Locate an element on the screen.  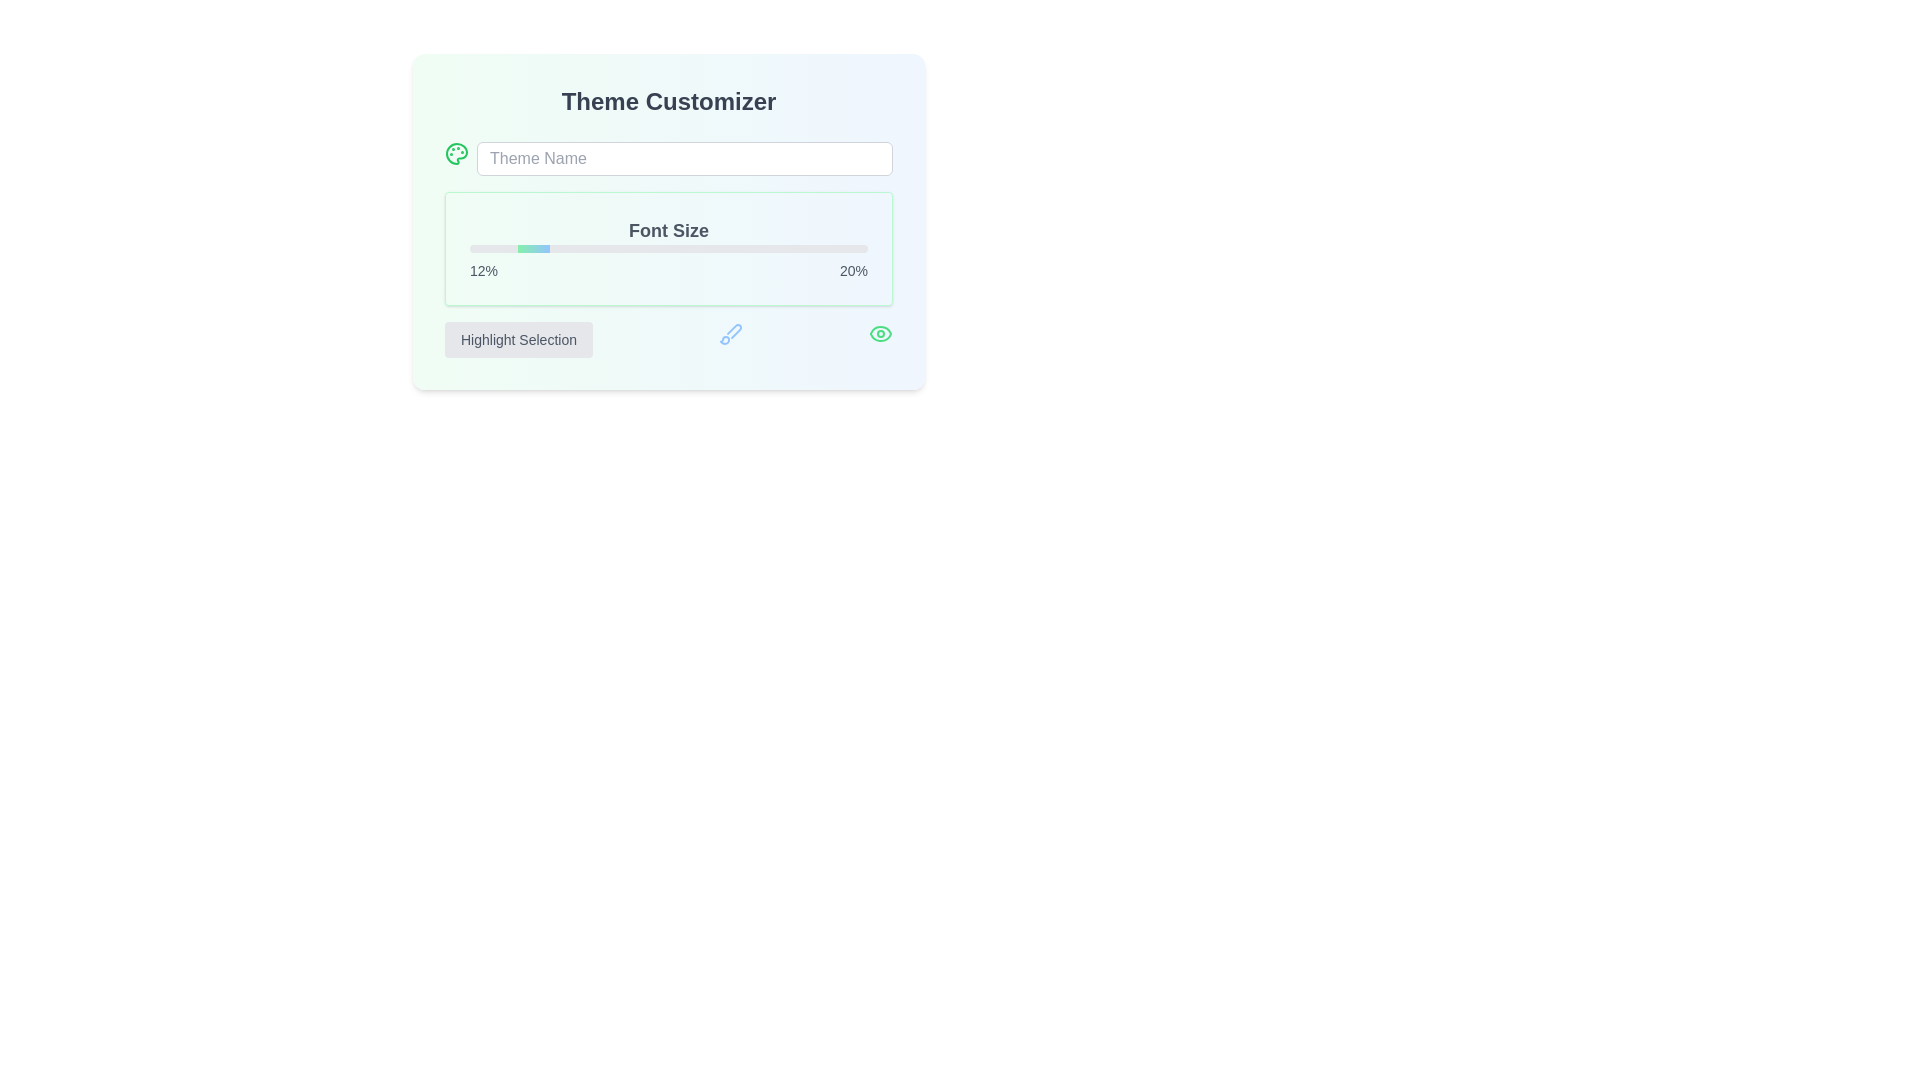
text displayed in the small font size label that shows '12%', which is positioned at the left side below the 'Font Size' label is located at coordinates (484, 270).